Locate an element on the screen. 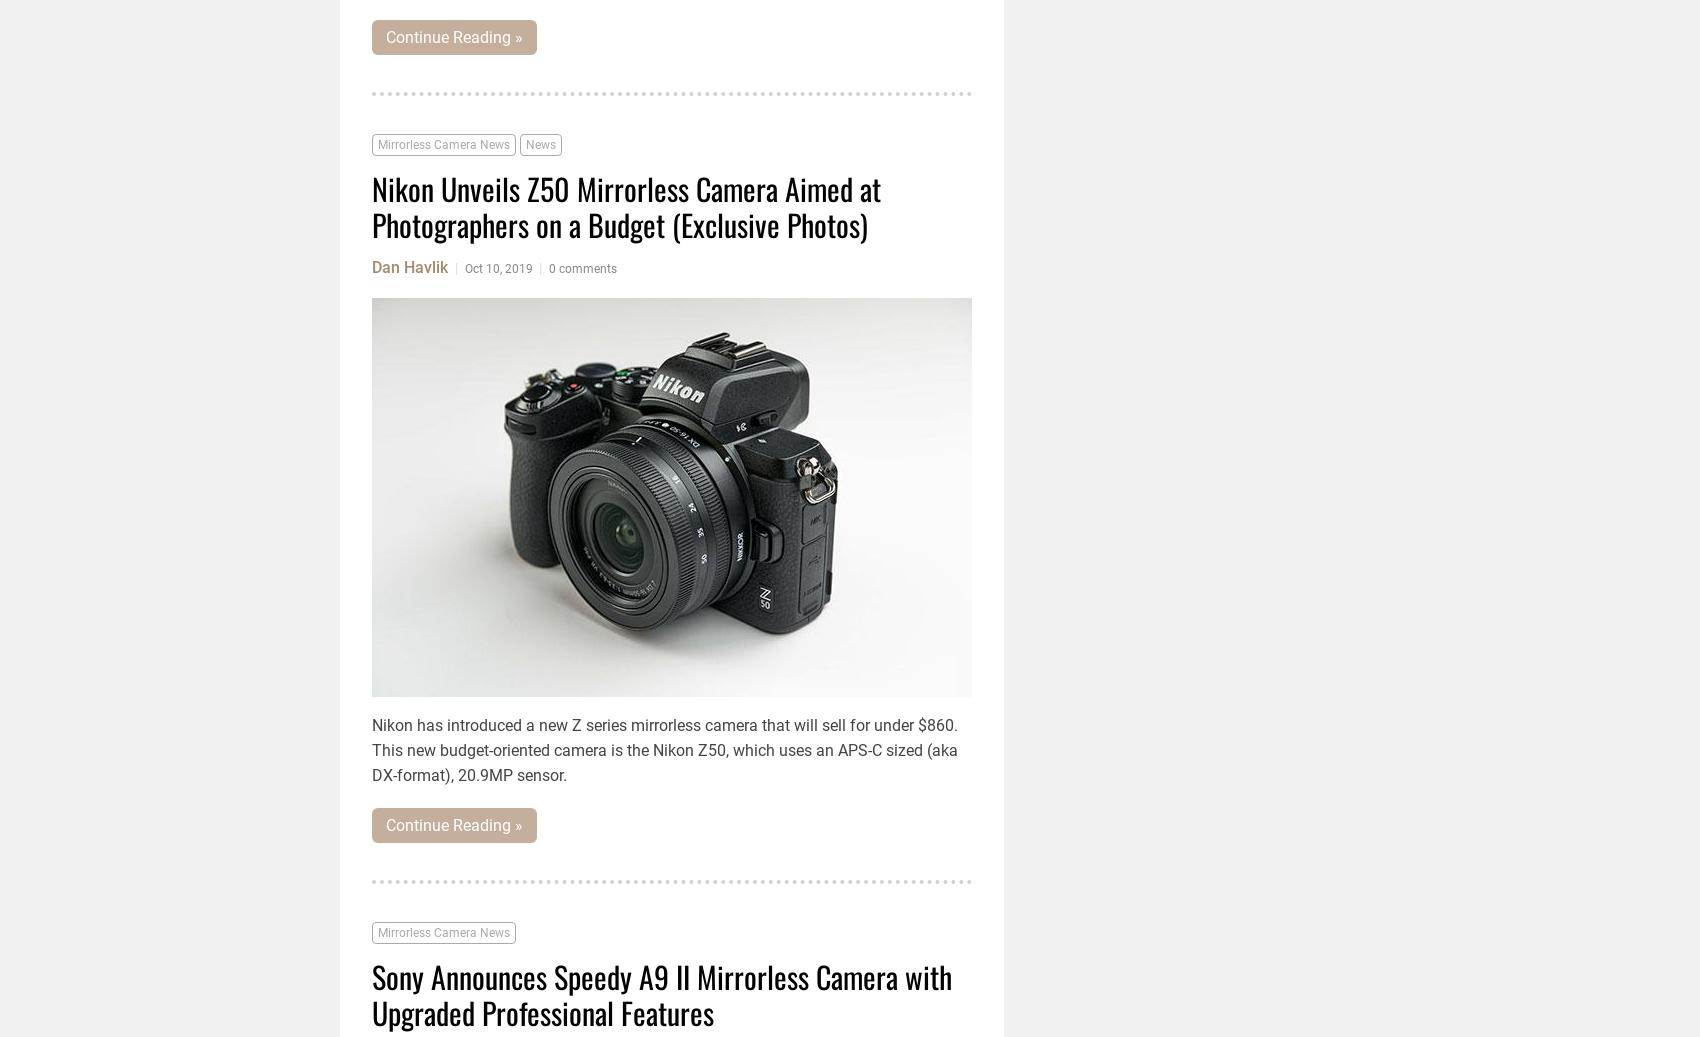 Image resolution: width=1700 pixels, height=1037 pixels. 'Nikon has introduced a new Z series mirrorless camera that will sell for under $860. This new budget-oriented camera is the Nikon Z50, which uses an APS-C sized (aka DX-format), 20.9MP sensor.' is located at coordinates (370, 750).